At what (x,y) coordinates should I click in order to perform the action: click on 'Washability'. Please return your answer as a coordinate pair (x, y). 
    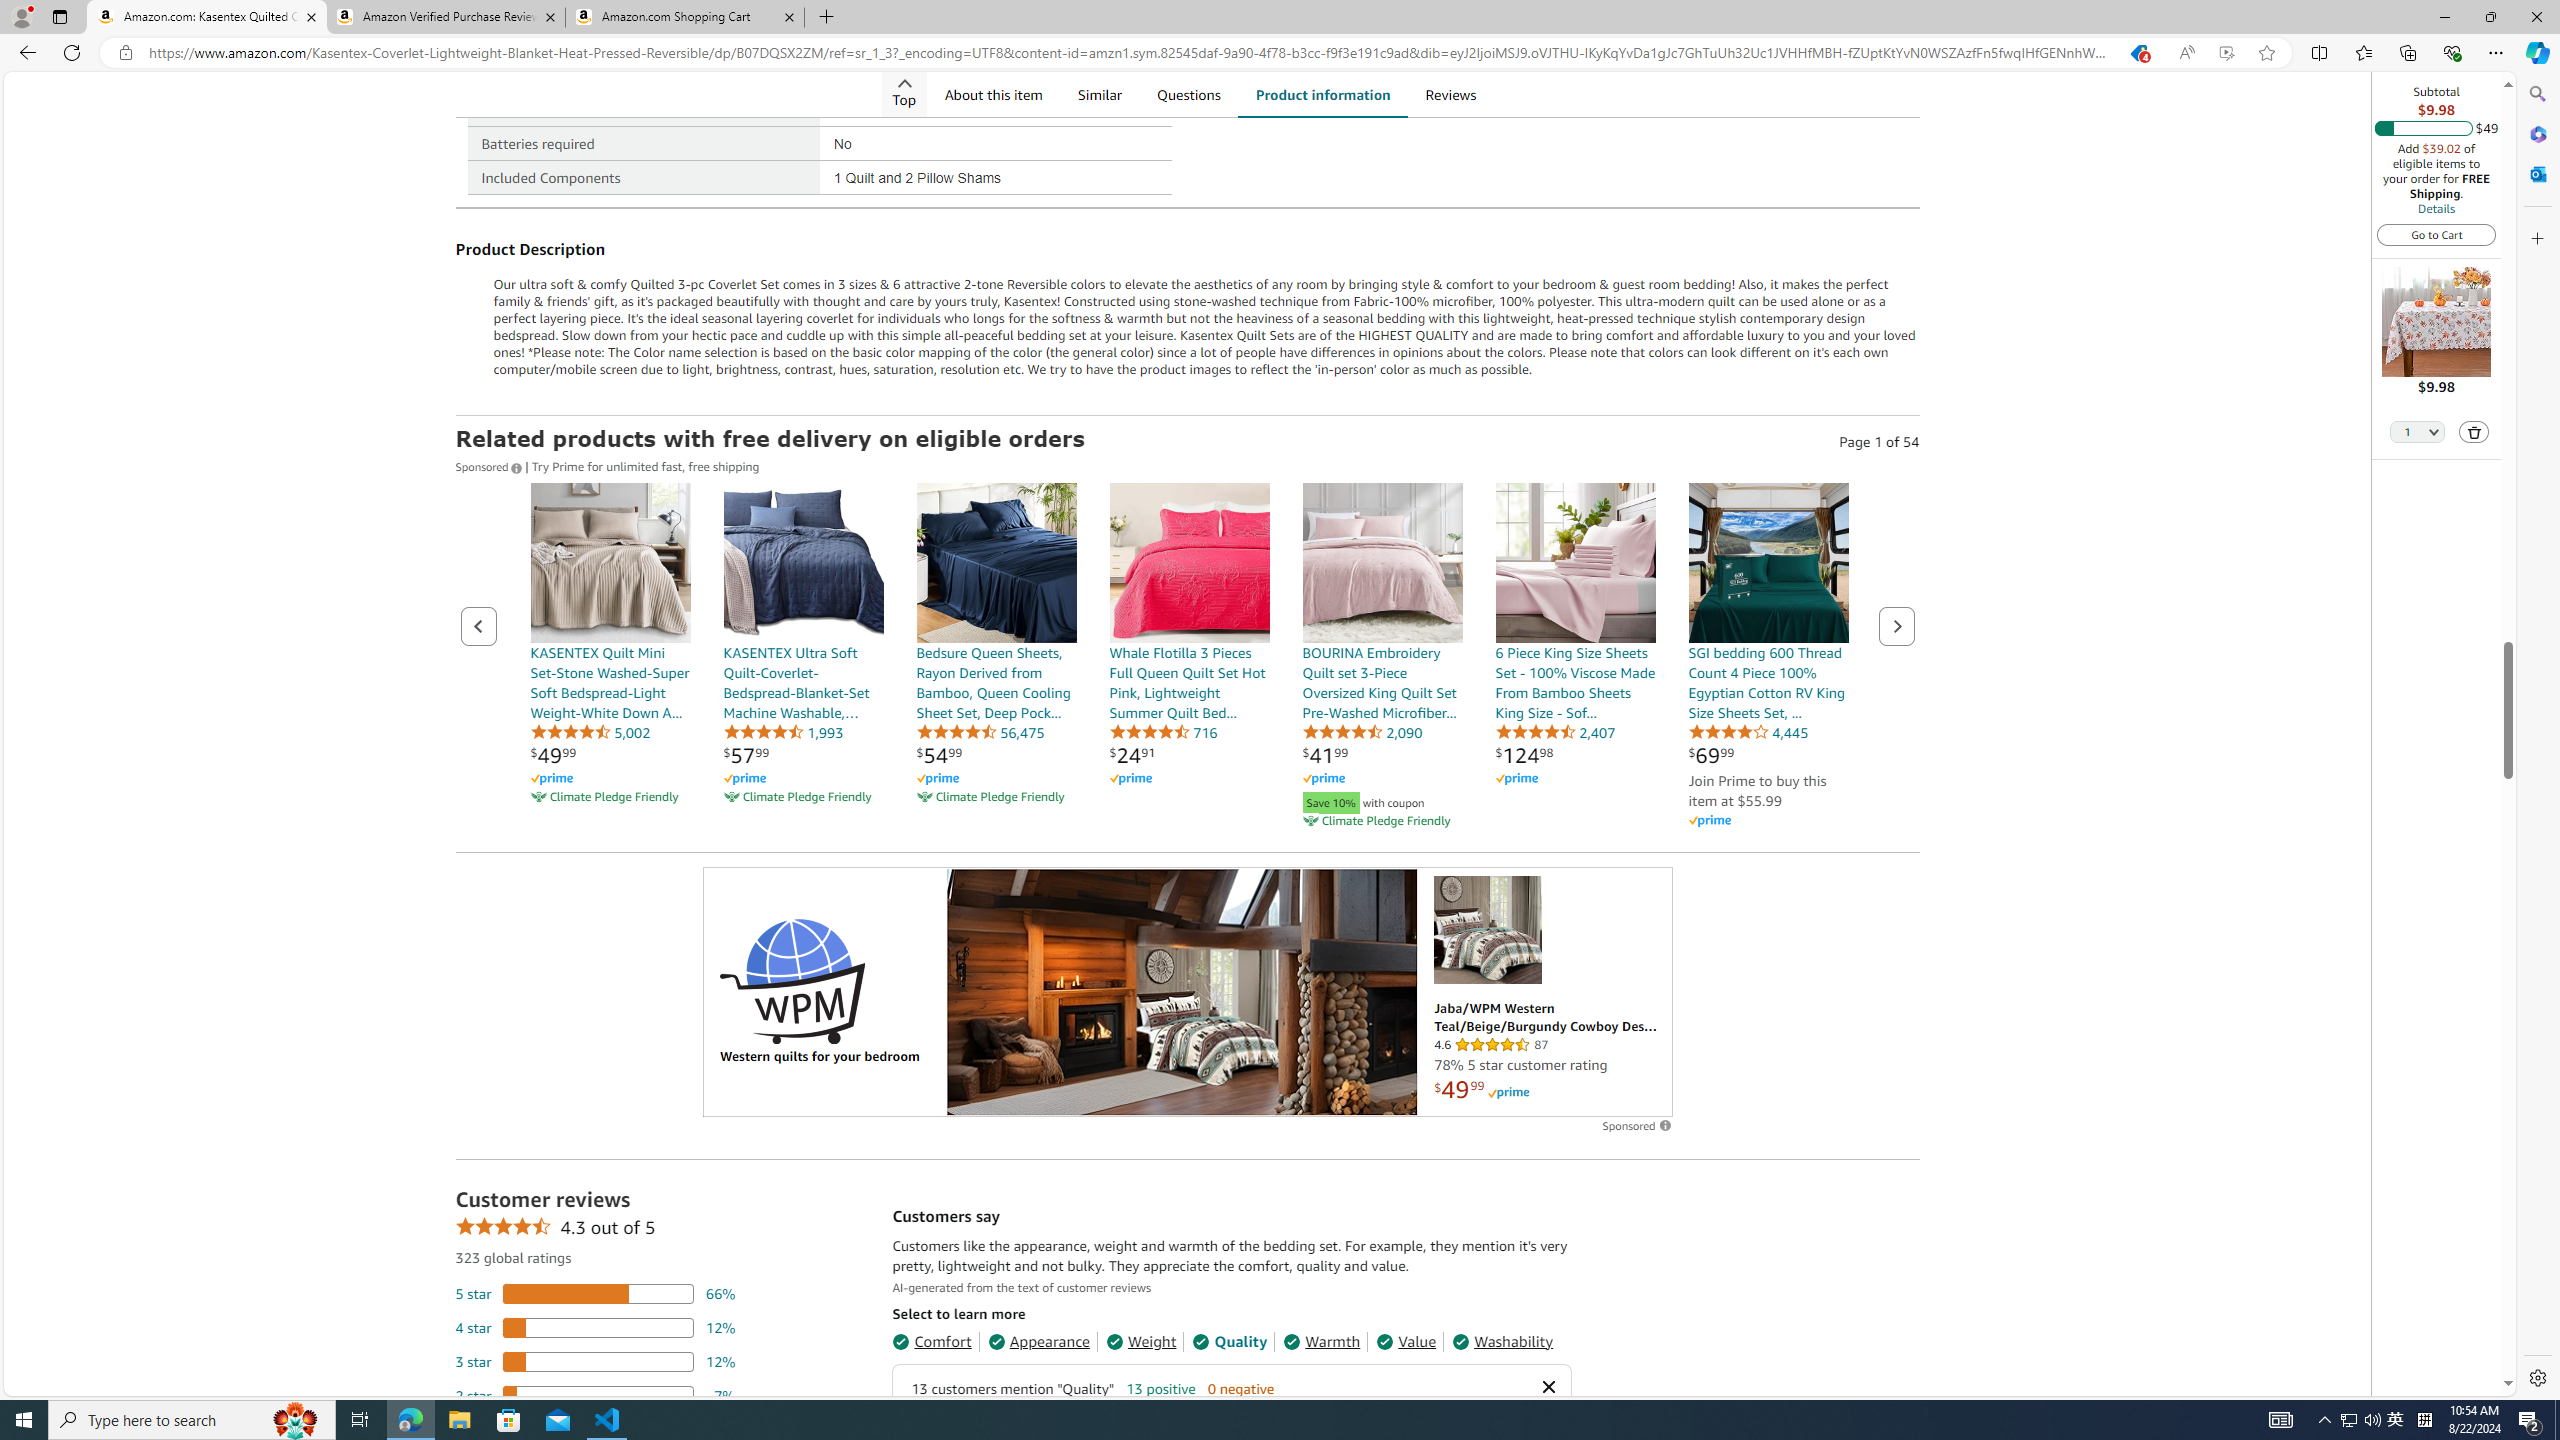
    Looking at the image, I should click on (1501, 1340).